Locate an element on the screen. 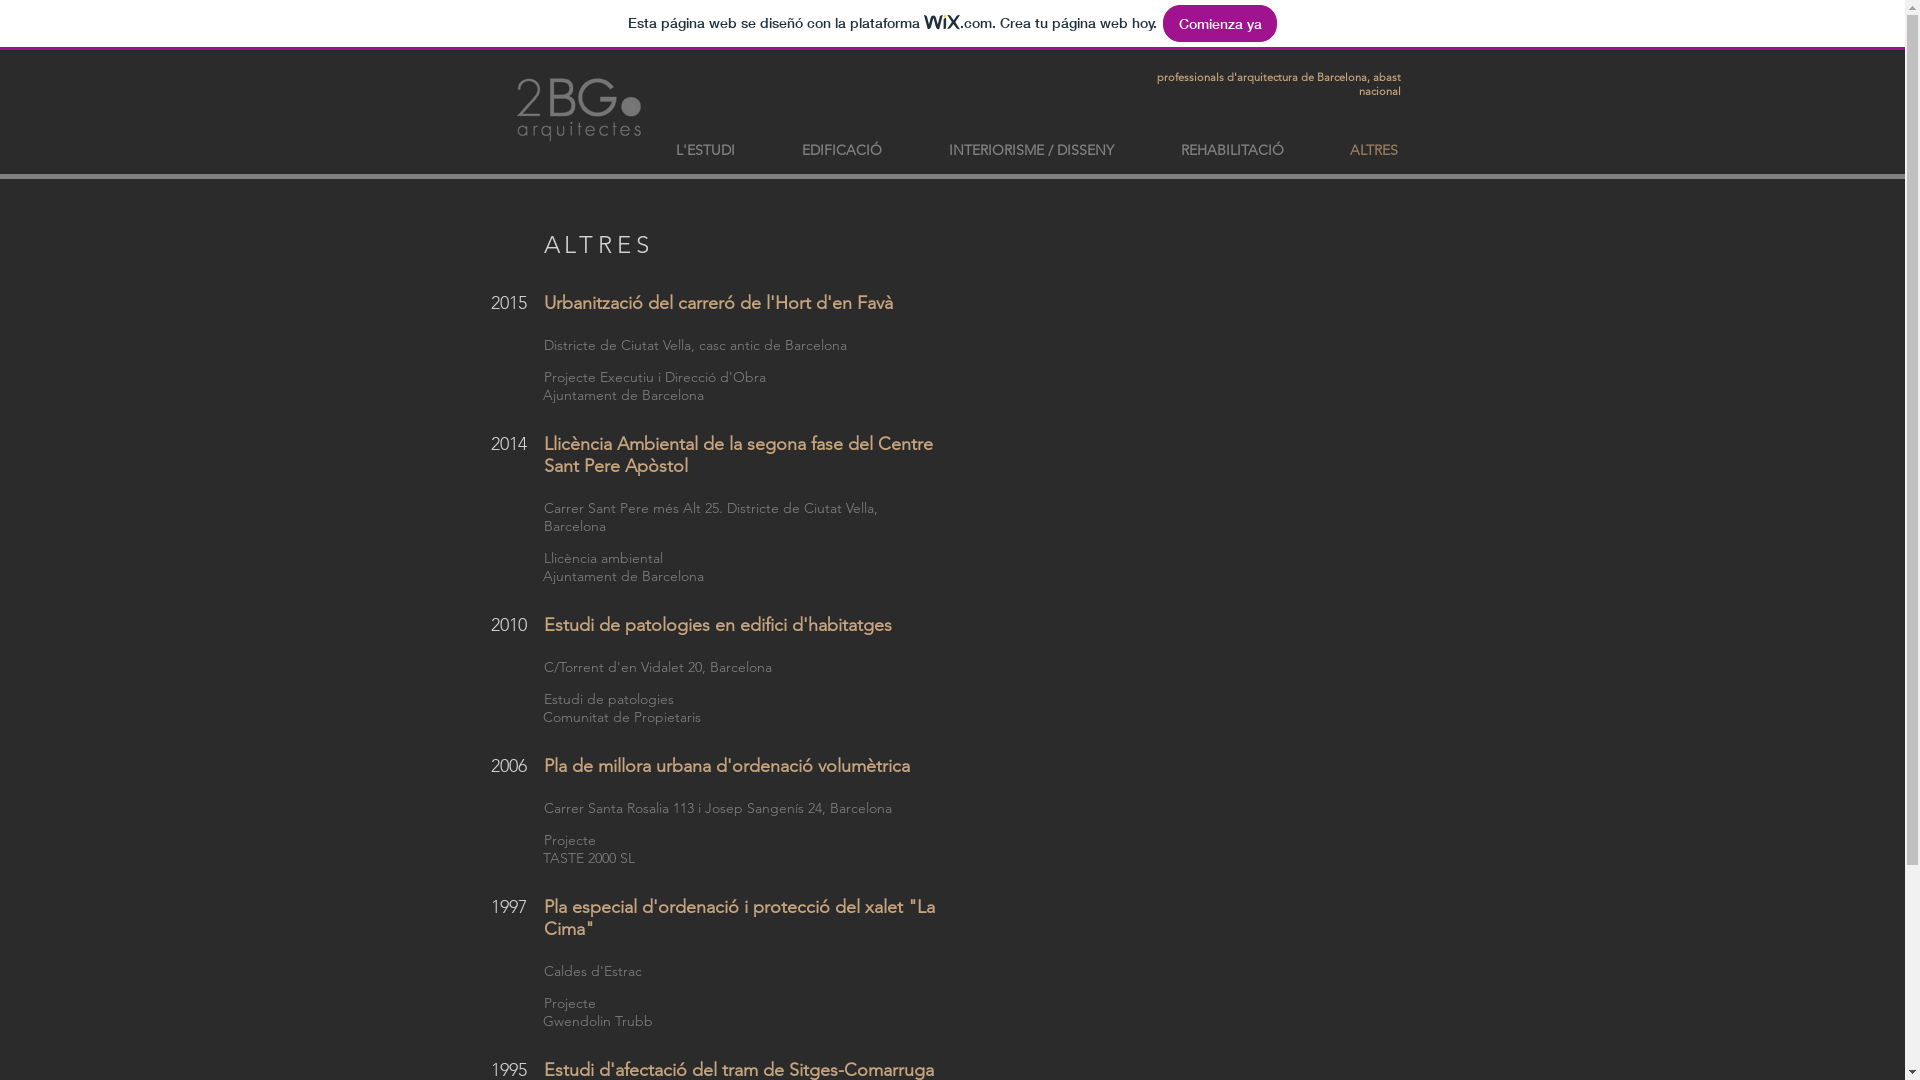  'L'ESTUDI' is located at coordinates (705, 149).